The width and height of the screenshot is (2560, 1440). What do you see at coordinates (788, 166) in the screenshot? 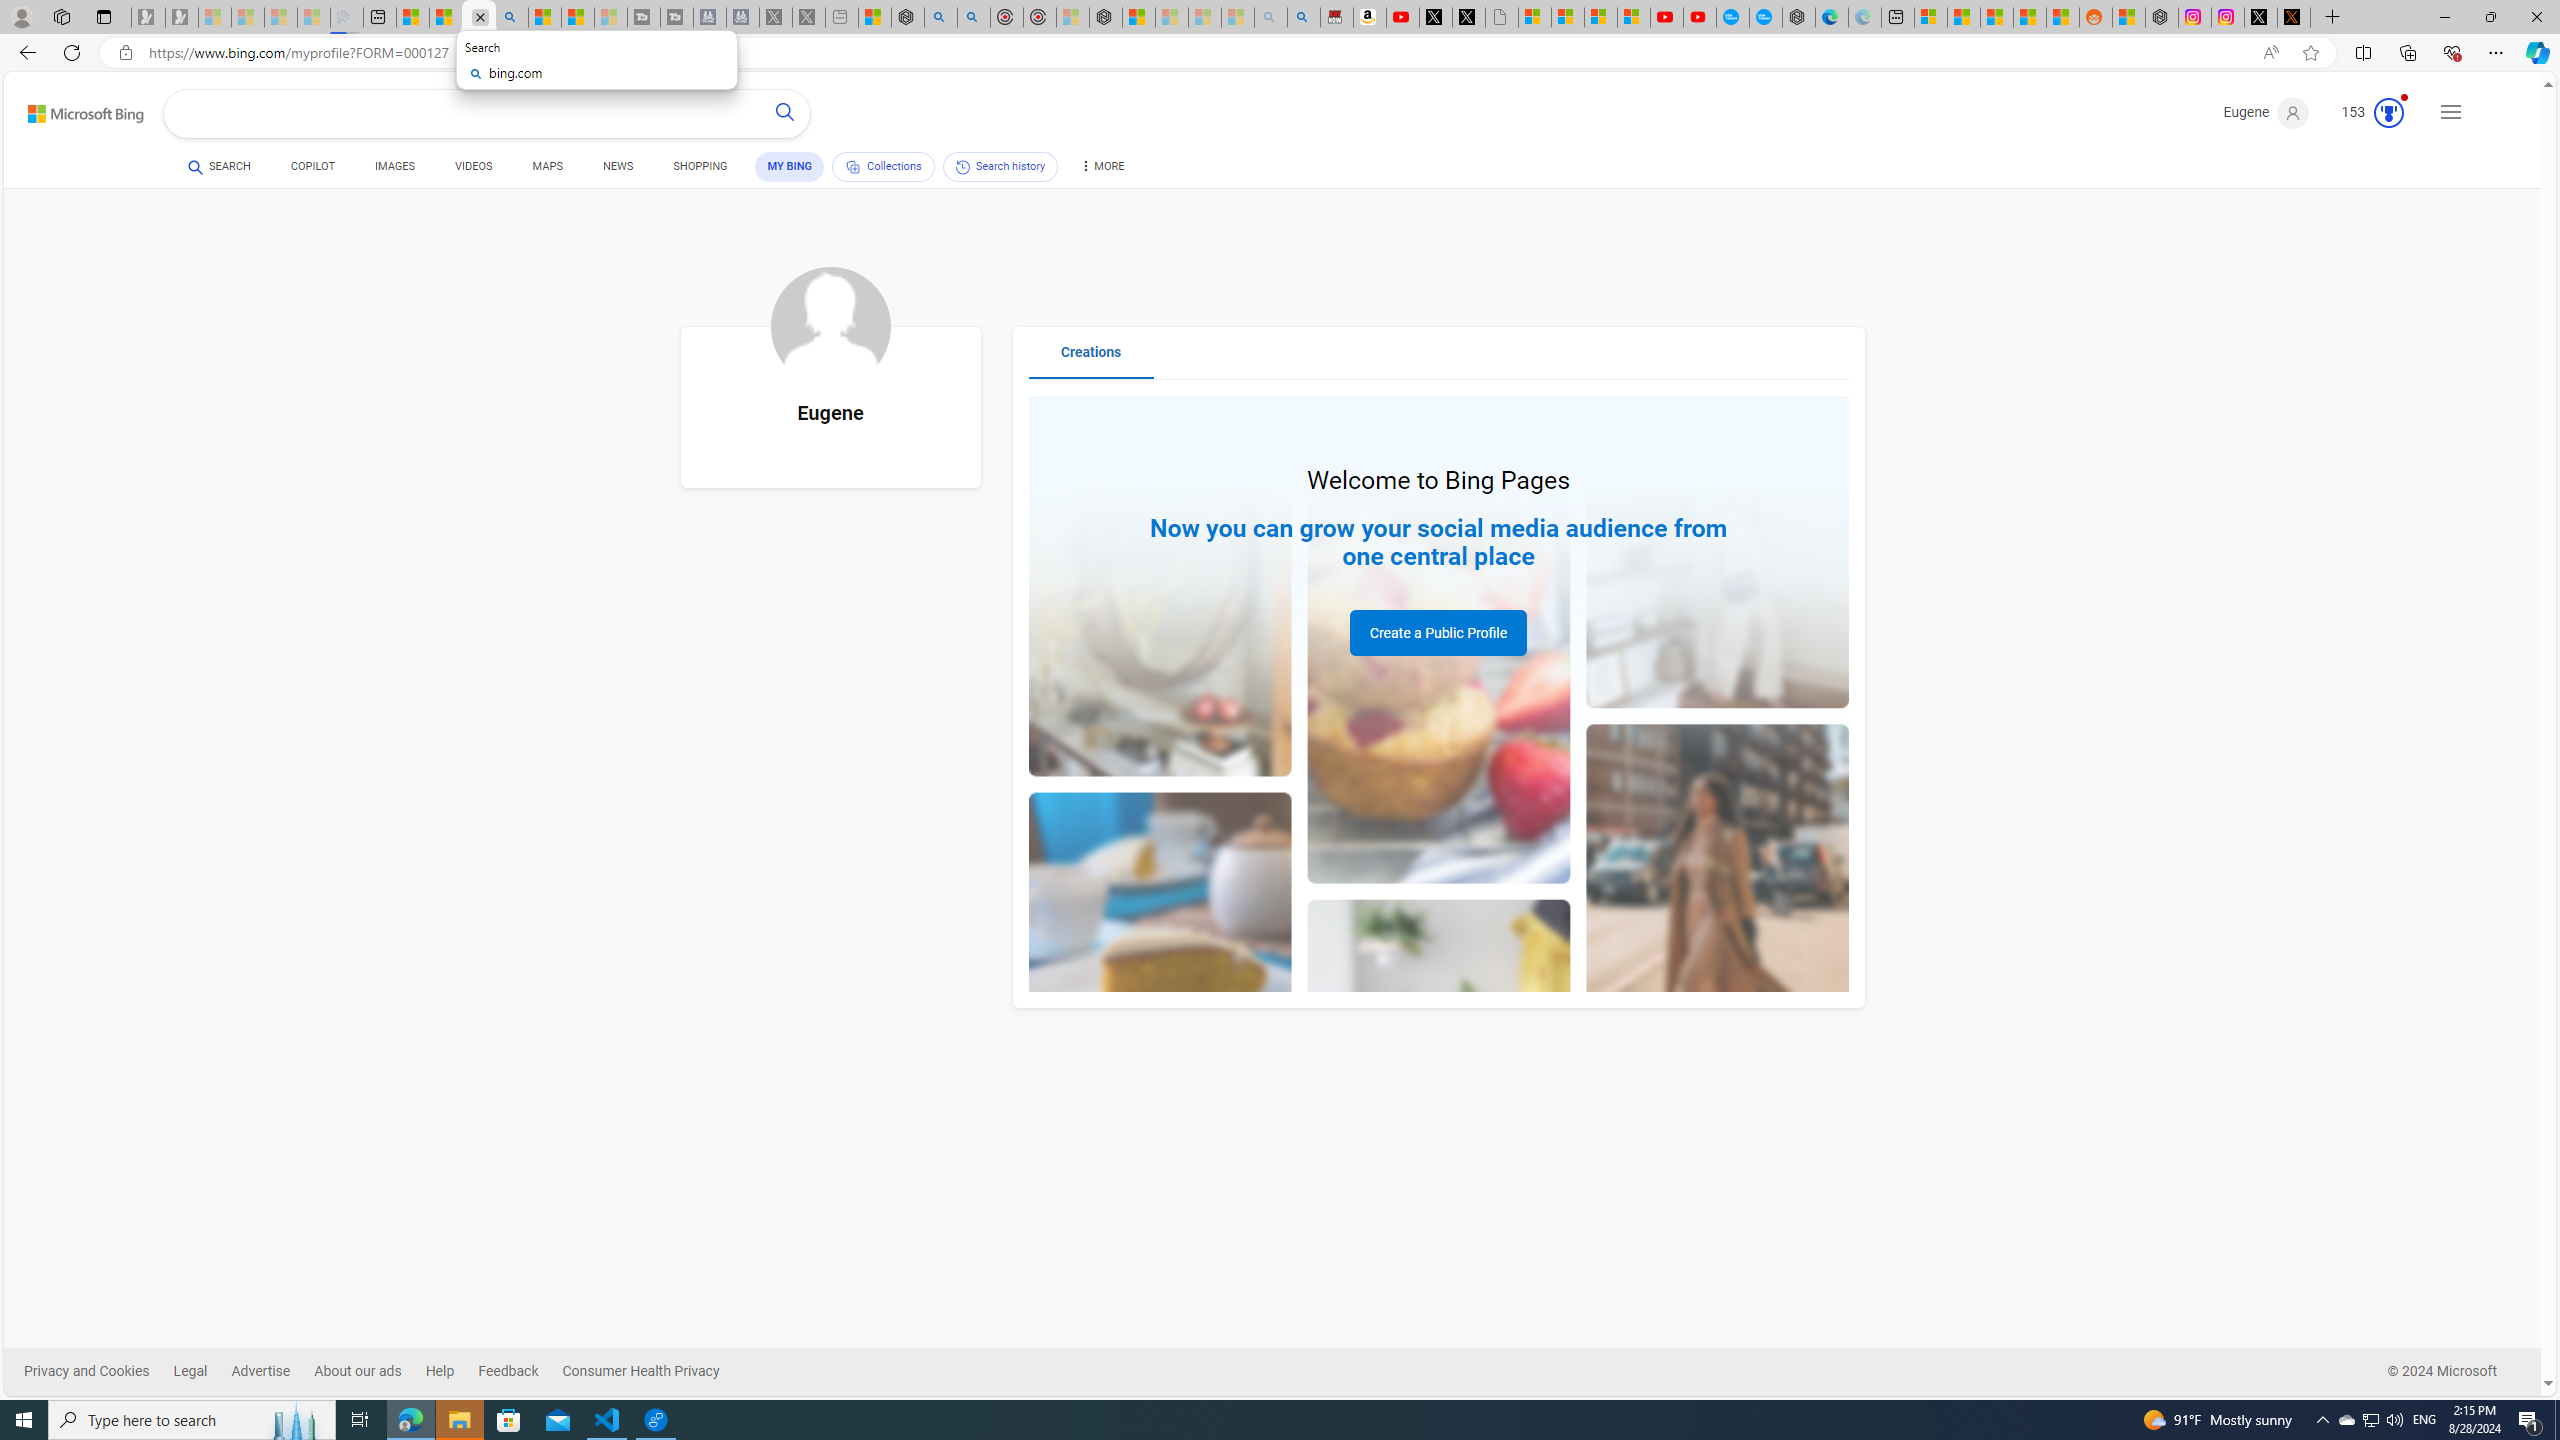
I see `'MY BING'` at bounding box center [788, 166].